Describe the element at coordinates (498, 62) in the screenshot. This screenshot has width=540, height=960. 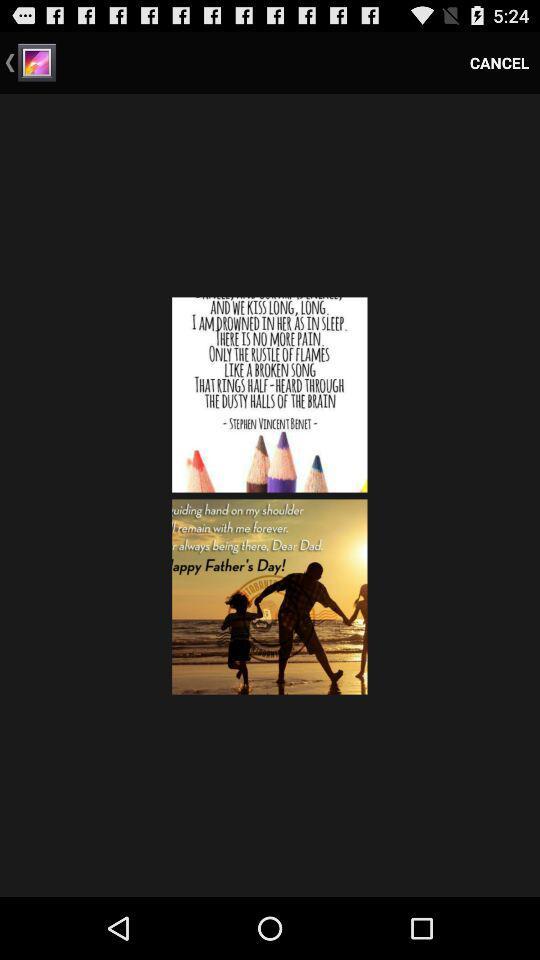
I see `cancel item` at that location.